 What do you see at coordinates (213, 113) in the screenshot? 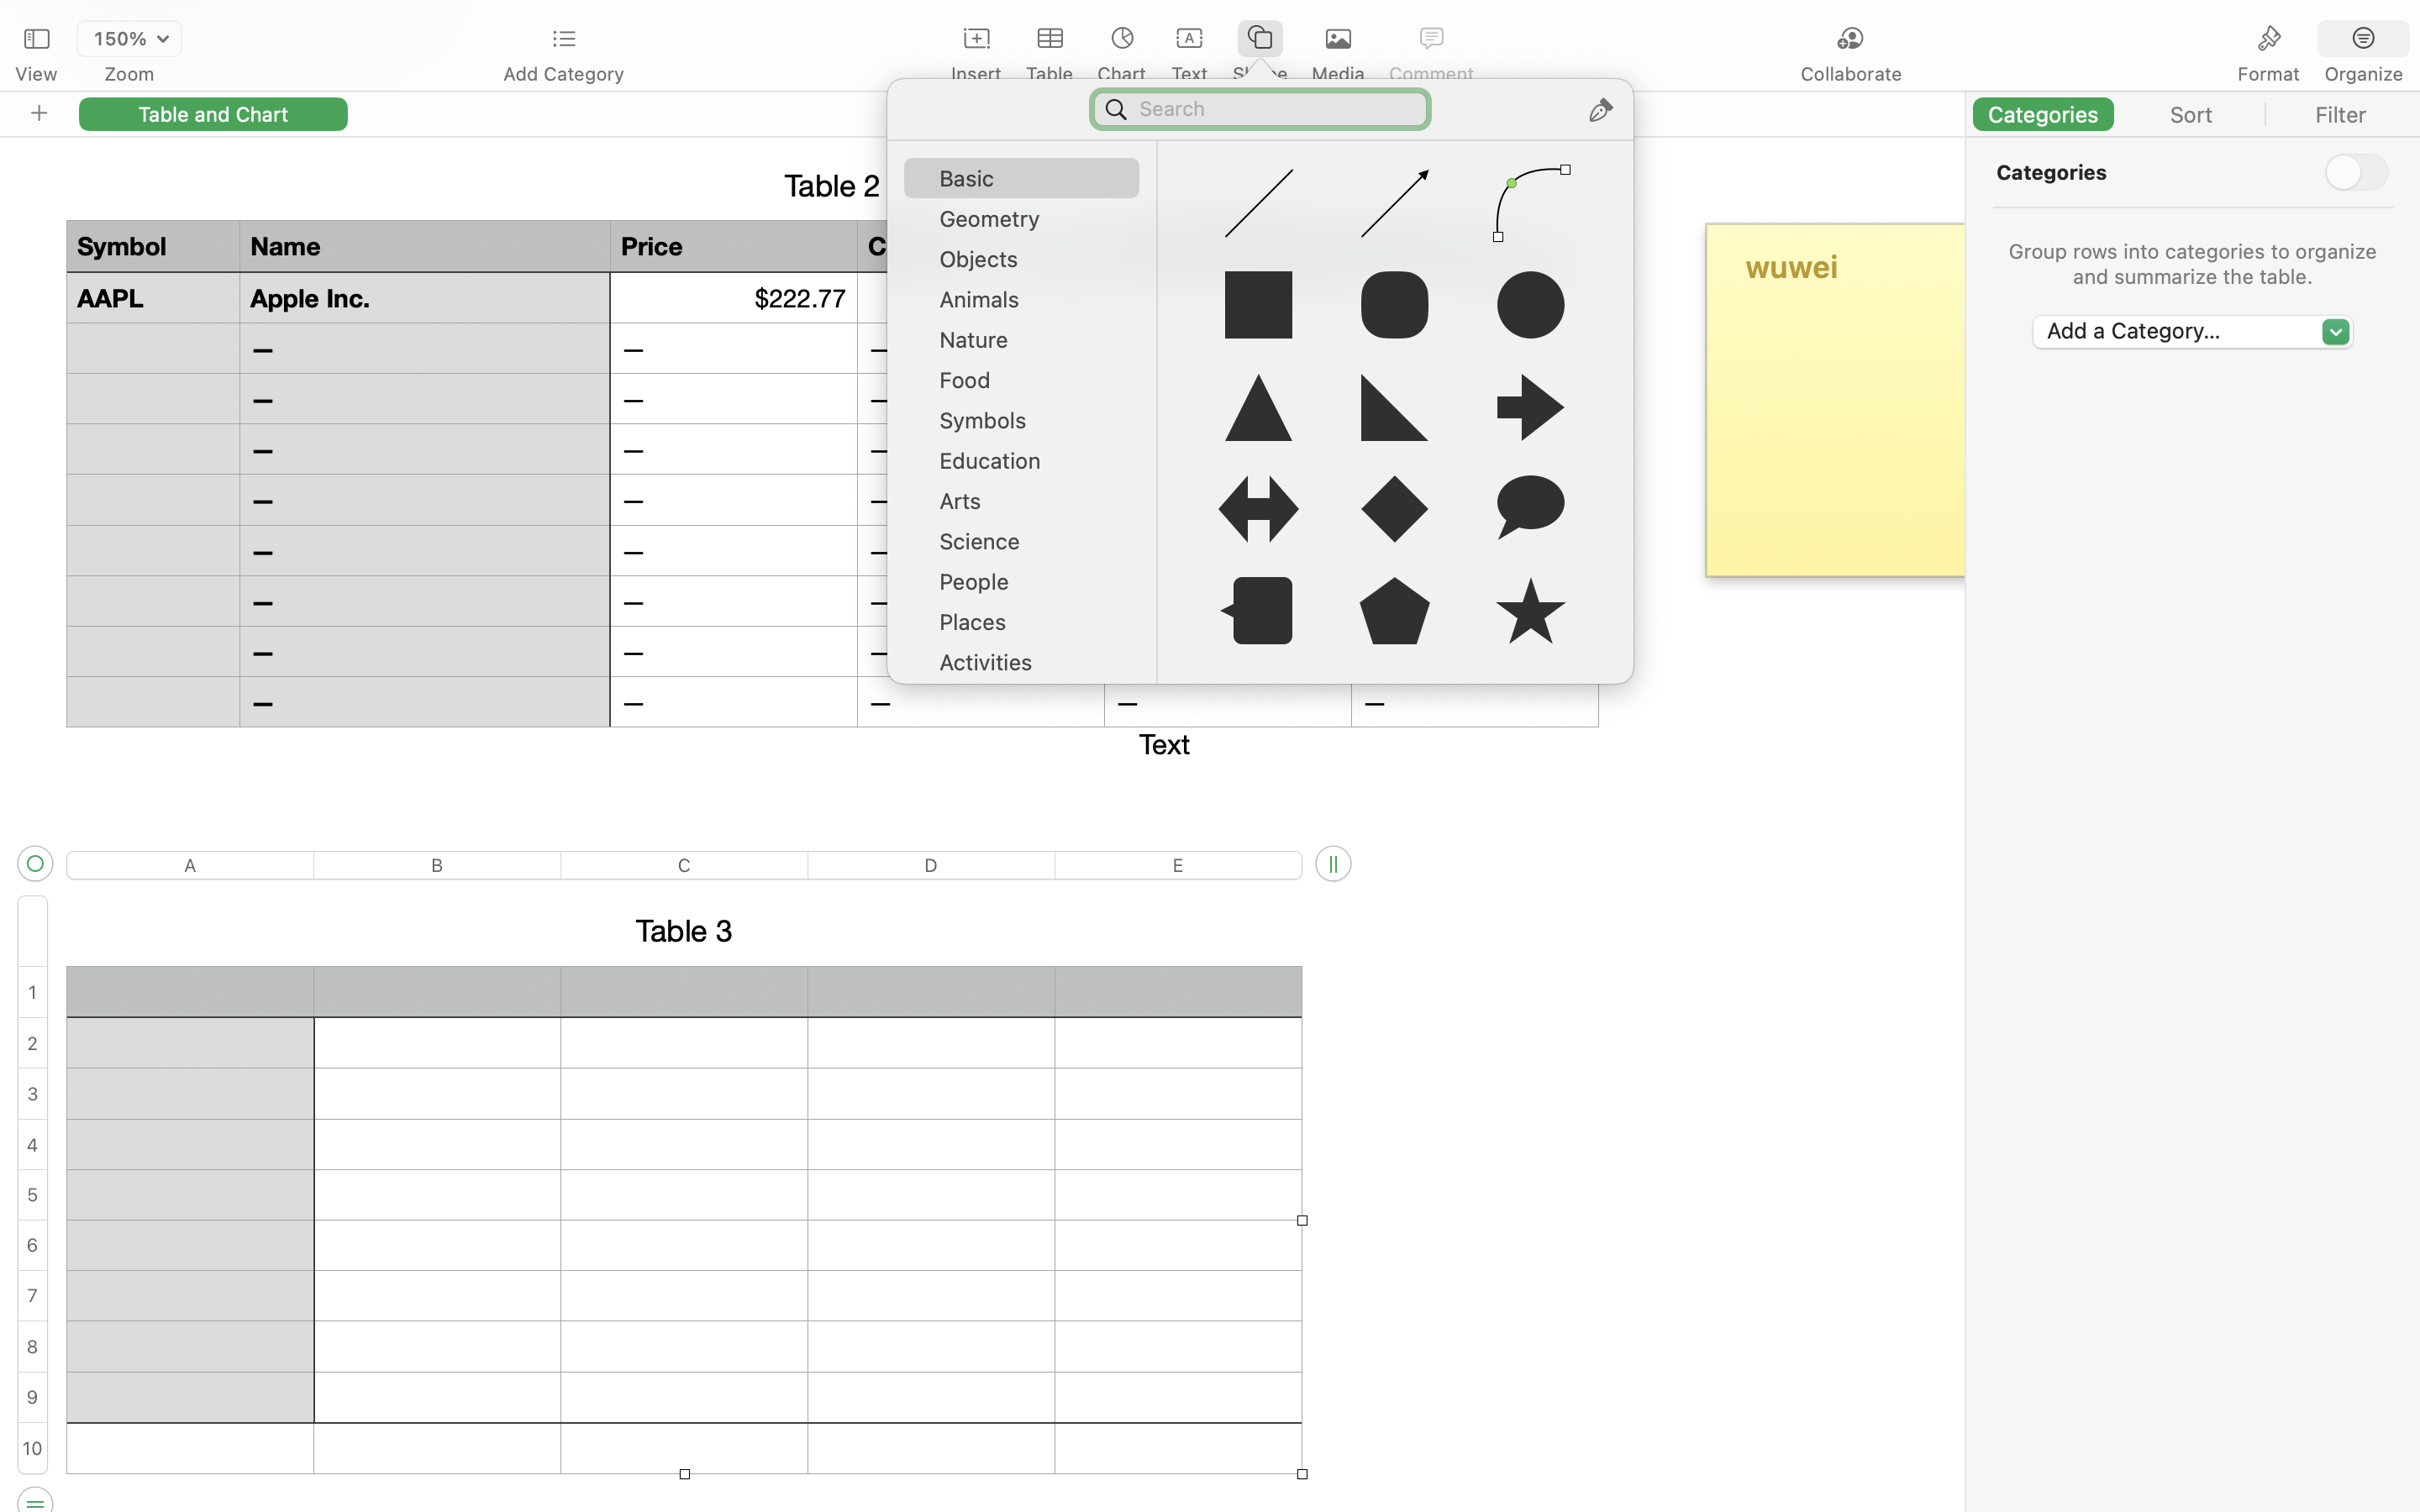
I see `'Table and Chart'` at bounding box center [213, 113].